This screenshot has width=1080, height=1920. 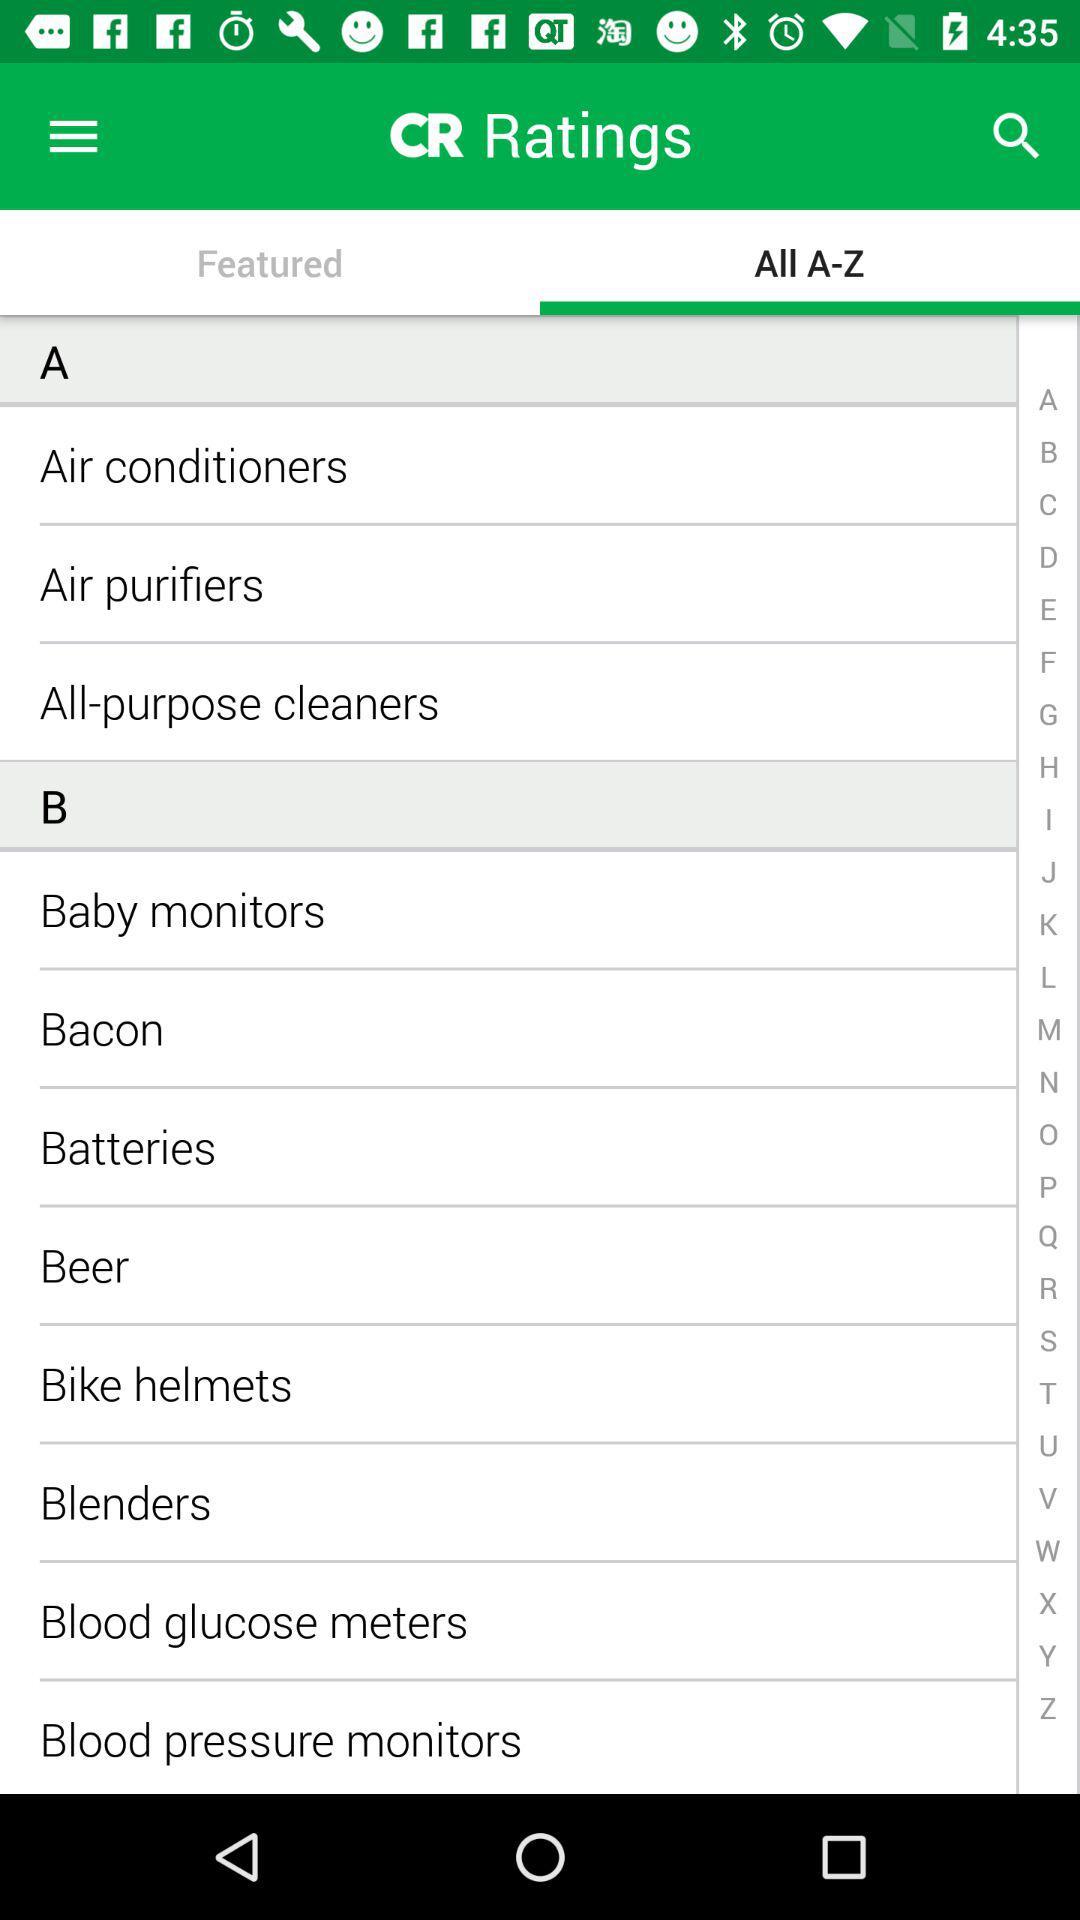 What do you see at coordinates (1017, 135) in the screenshot?
I see `the icon next to the ratings icon` at bounding box center [1017, 135].